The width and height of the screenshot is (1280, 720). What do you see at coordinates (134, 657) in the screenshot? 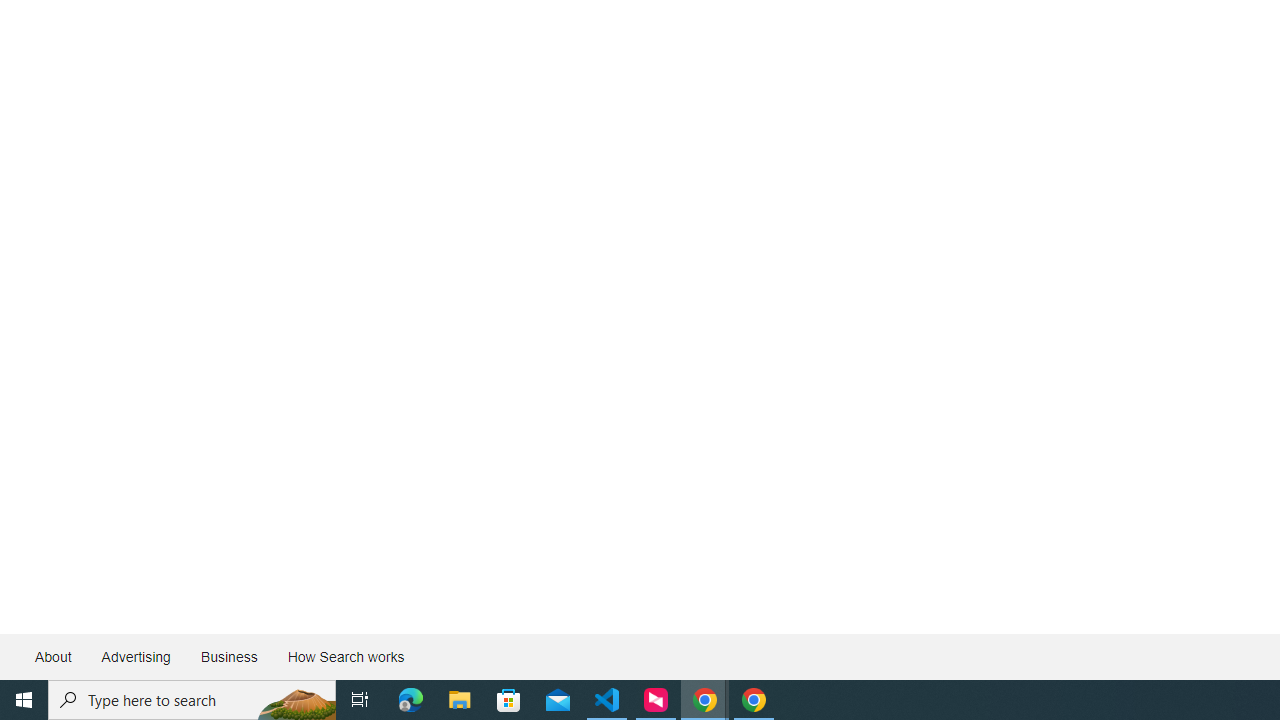
I see `'Advertising'` at bounding box center [134, 657].